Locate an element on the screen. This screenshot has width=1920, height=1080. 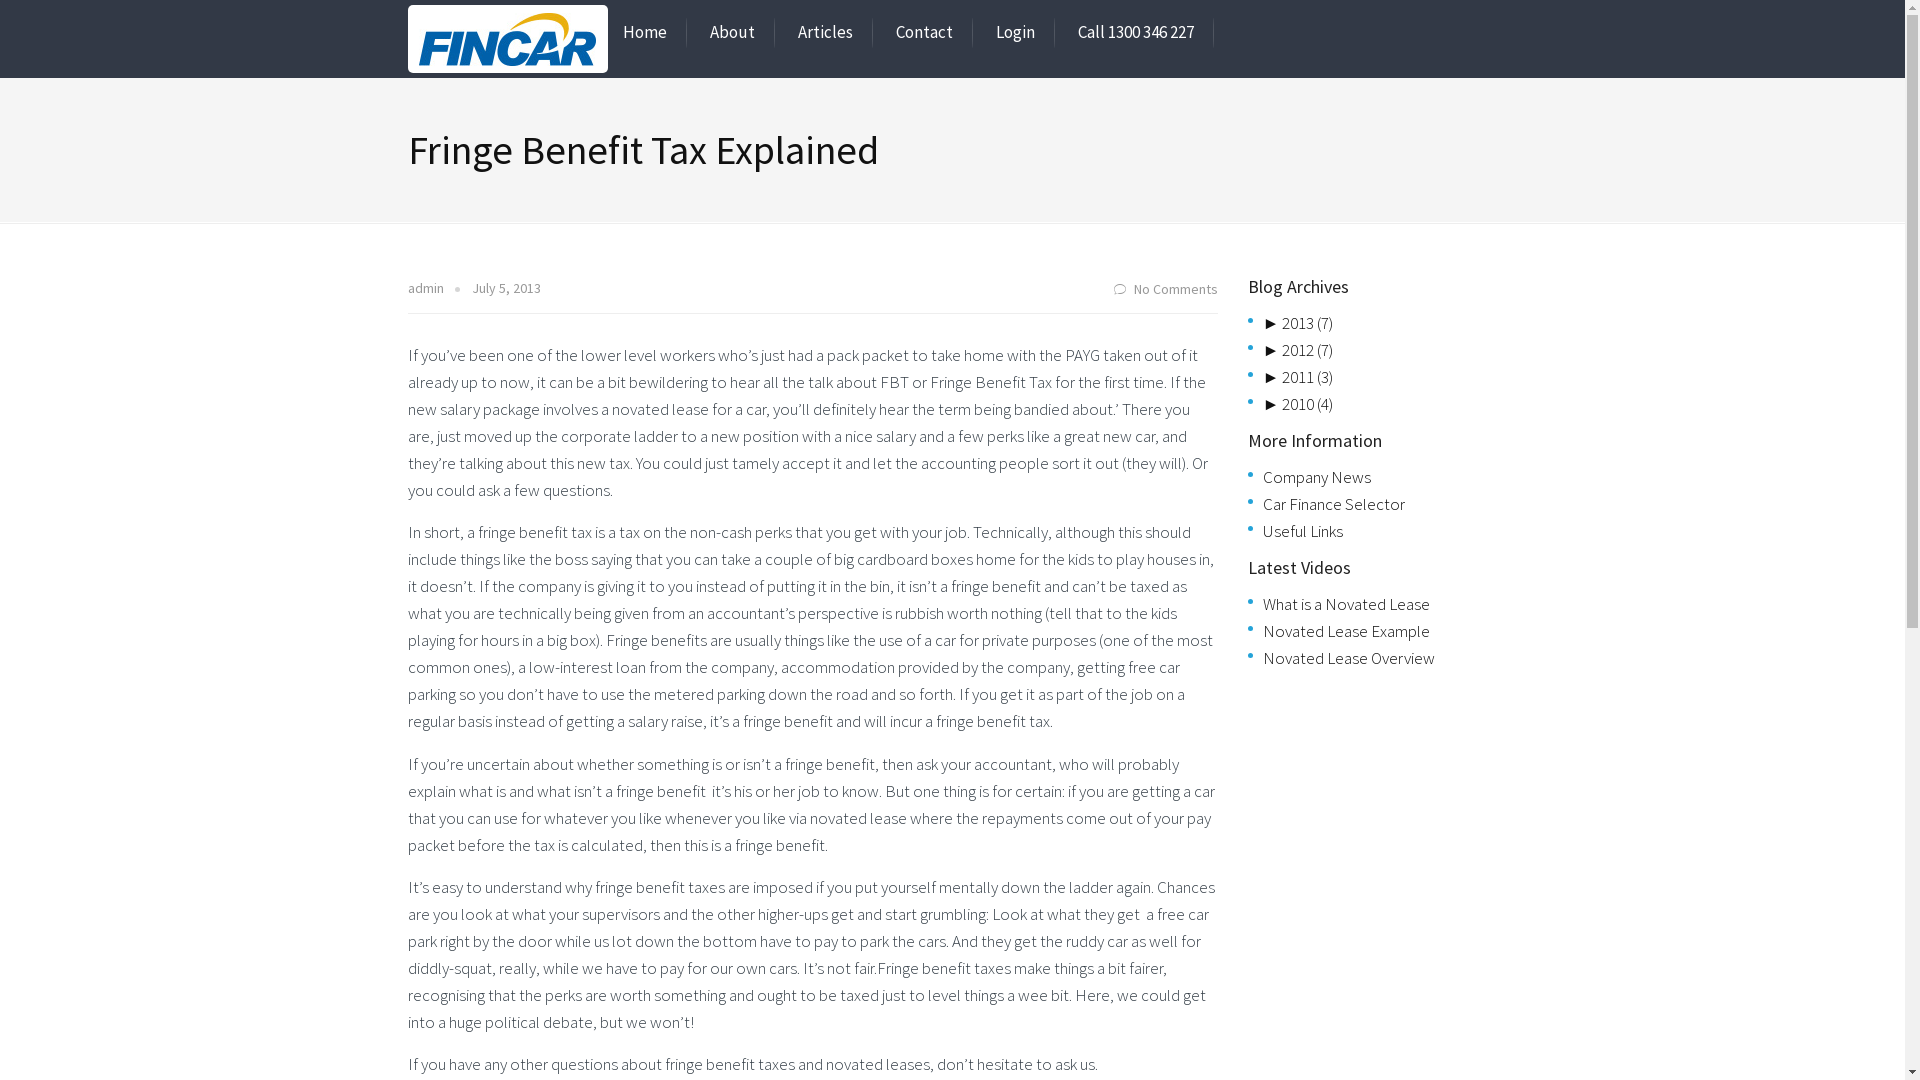
'Novated Lease Overview' is located at coordinates (1348, 658).